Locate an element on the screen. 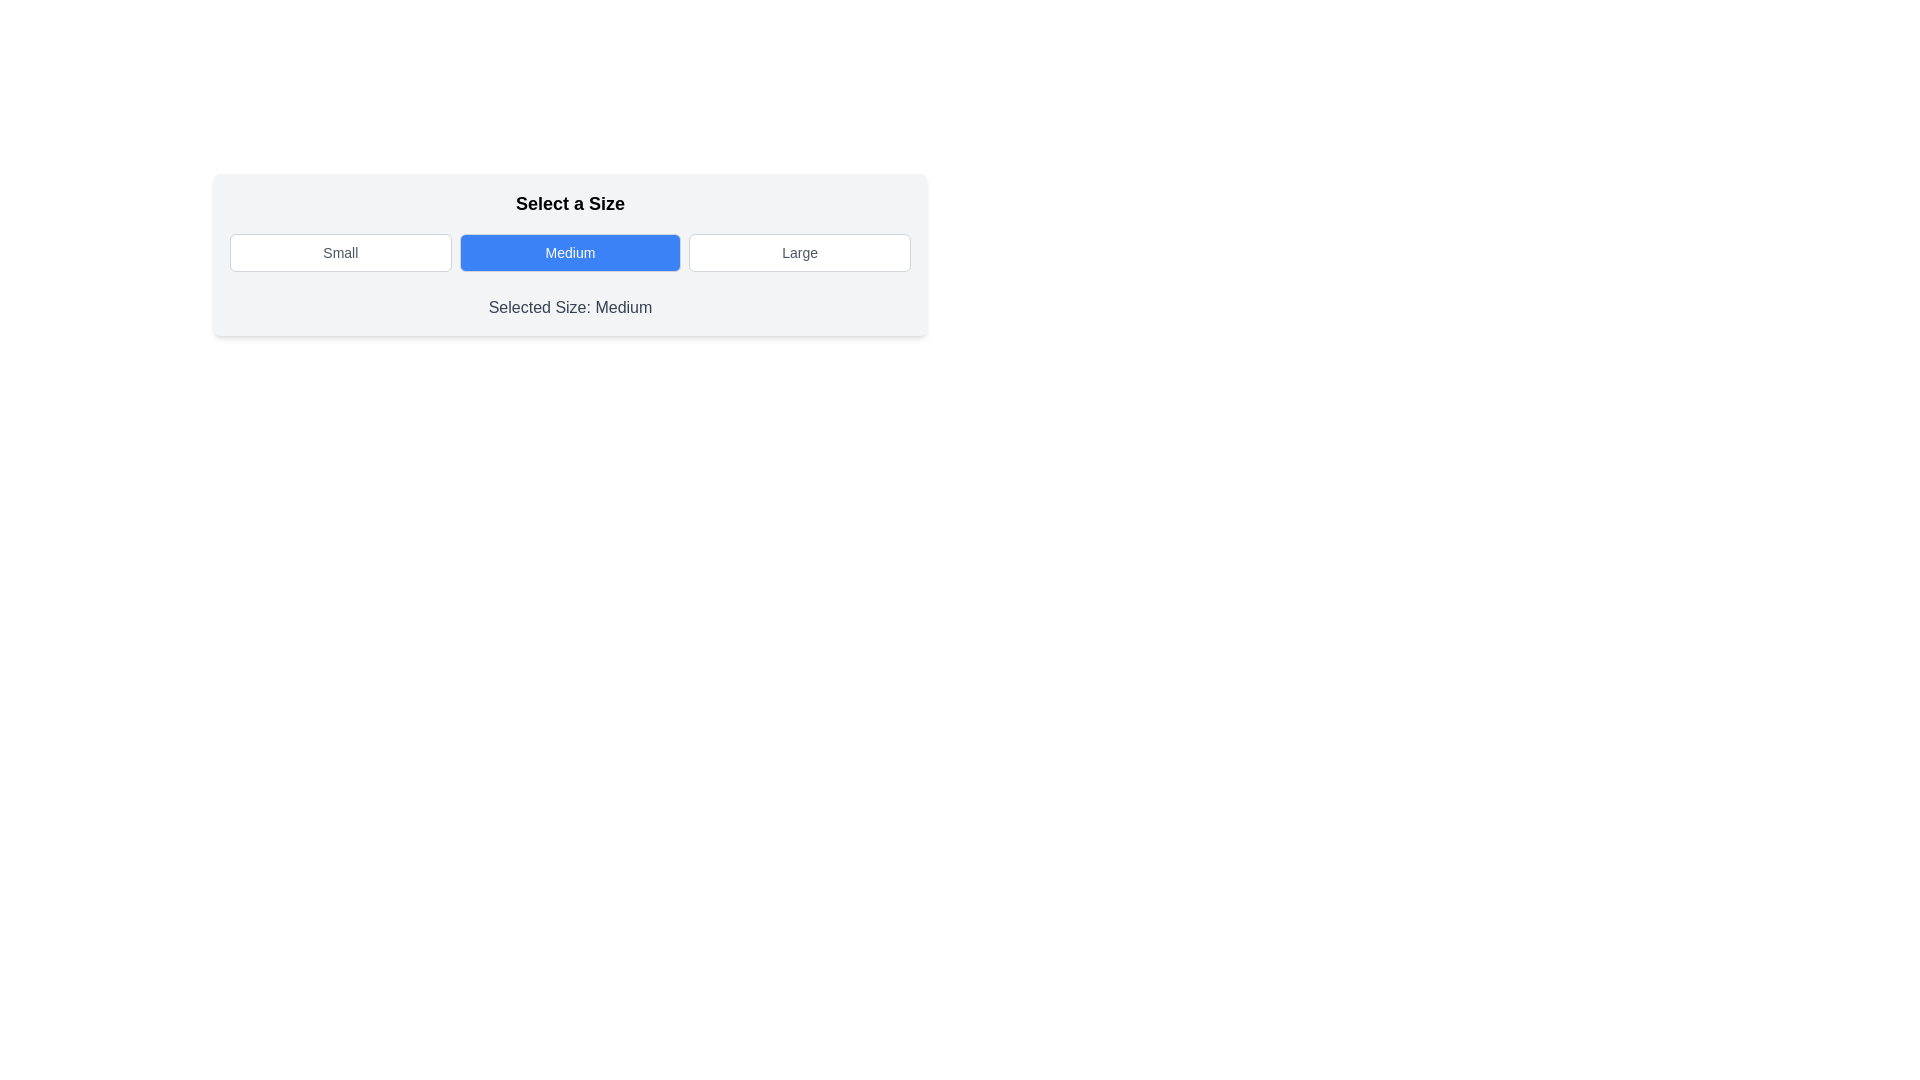 The image size is (1920, 1080). the text label displaying 'Selected Size: Medium', which is styled in gray and located beneath the size selection buttons is located at coordinates (569, 308).